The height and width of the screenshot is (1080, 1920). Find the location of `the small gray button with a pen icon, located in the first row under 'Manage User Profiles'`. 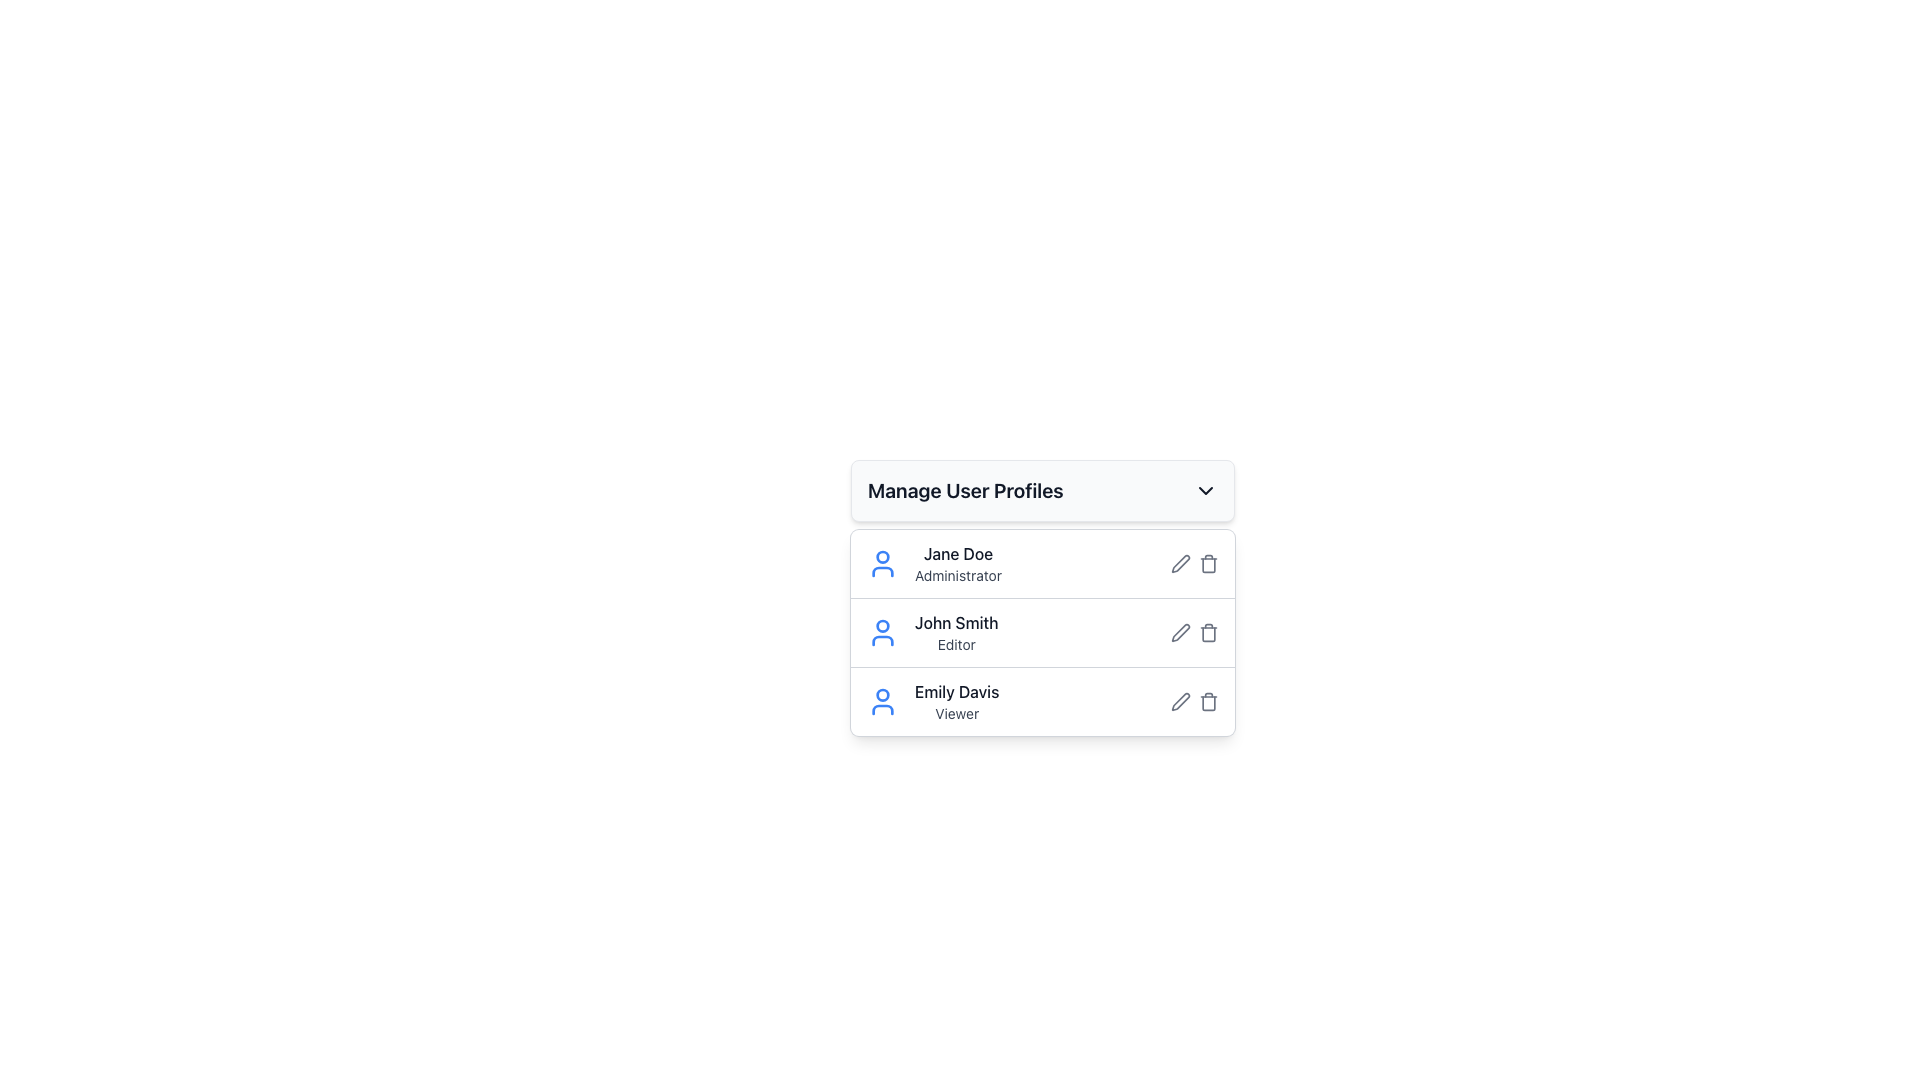

the small gray button with a pen icon, located in the first row under 'Manage User Profiles' is located at coordinates (1180, 563).